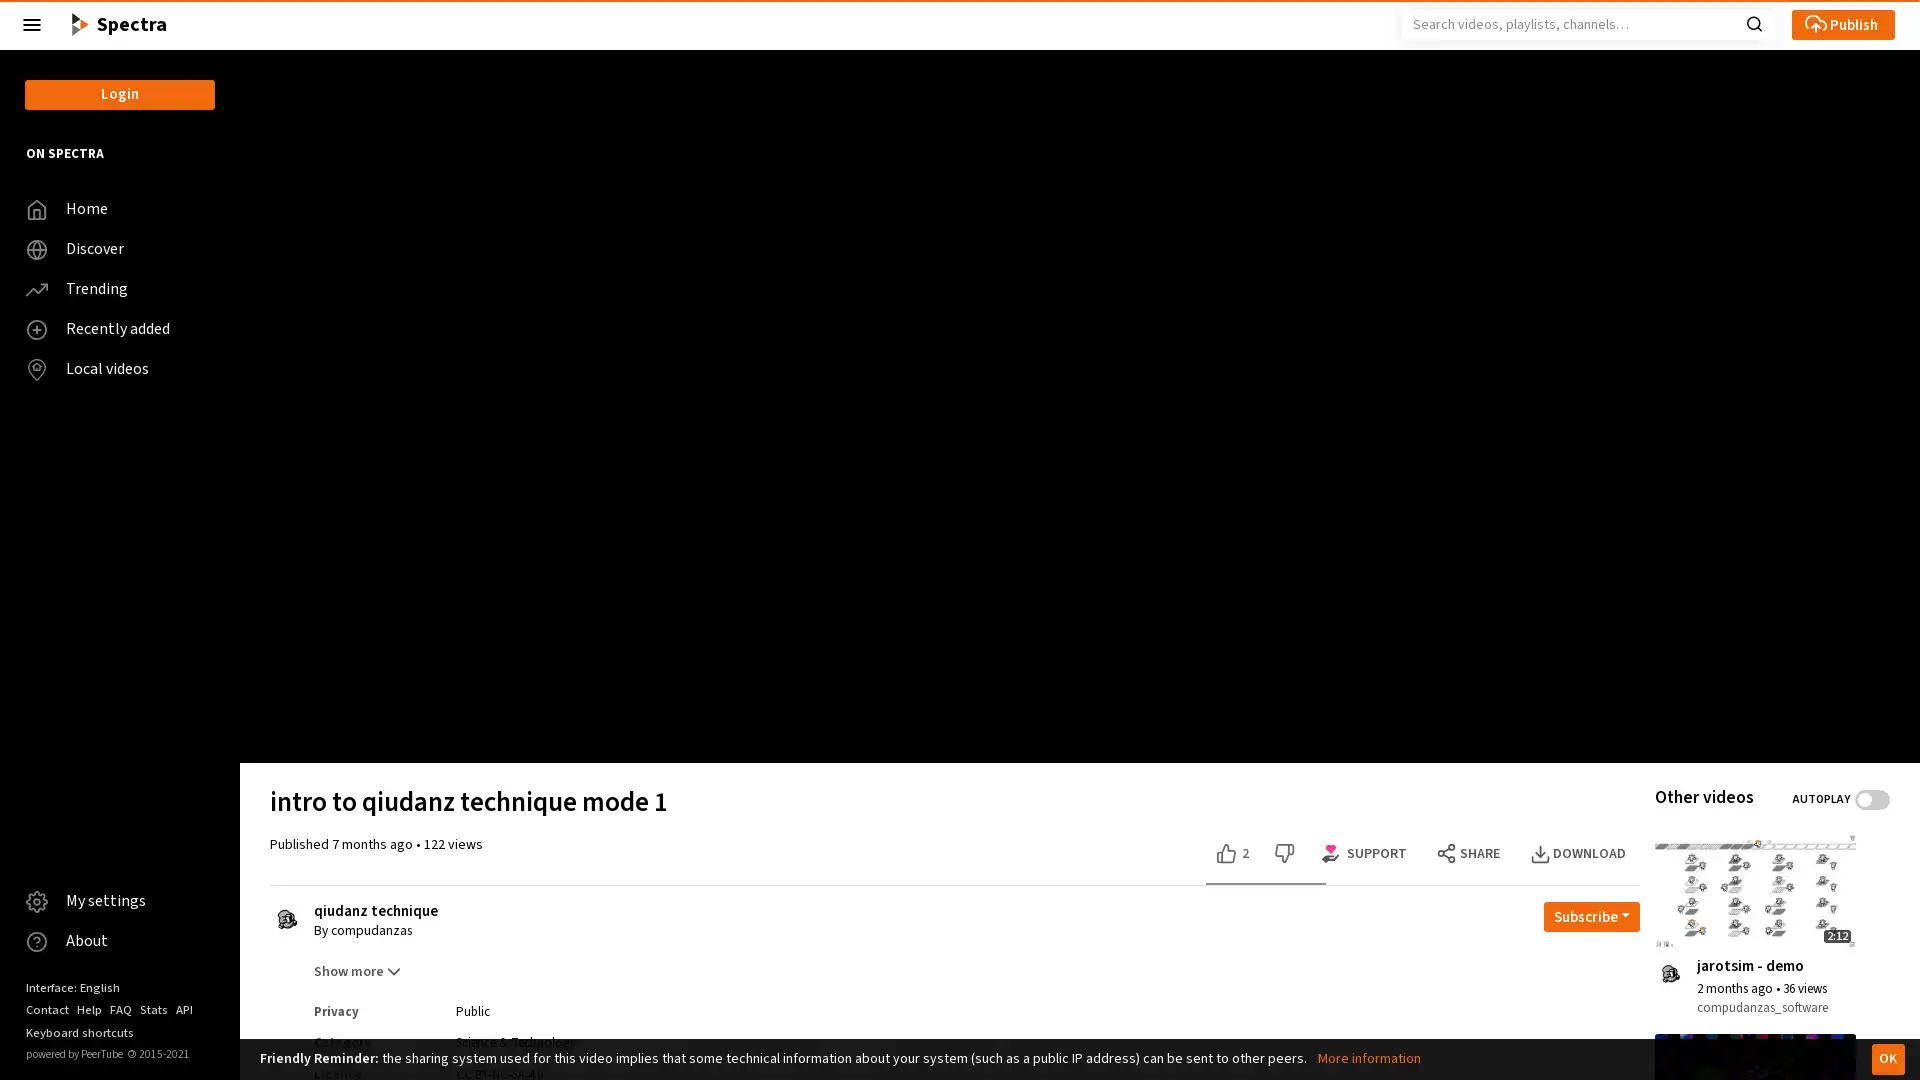 This screenshot has width=1920, height=1080. What do you see at coordinates (32, 24) in the screenshot?
I see `Close the left menu` at bounding box center [32, 24].